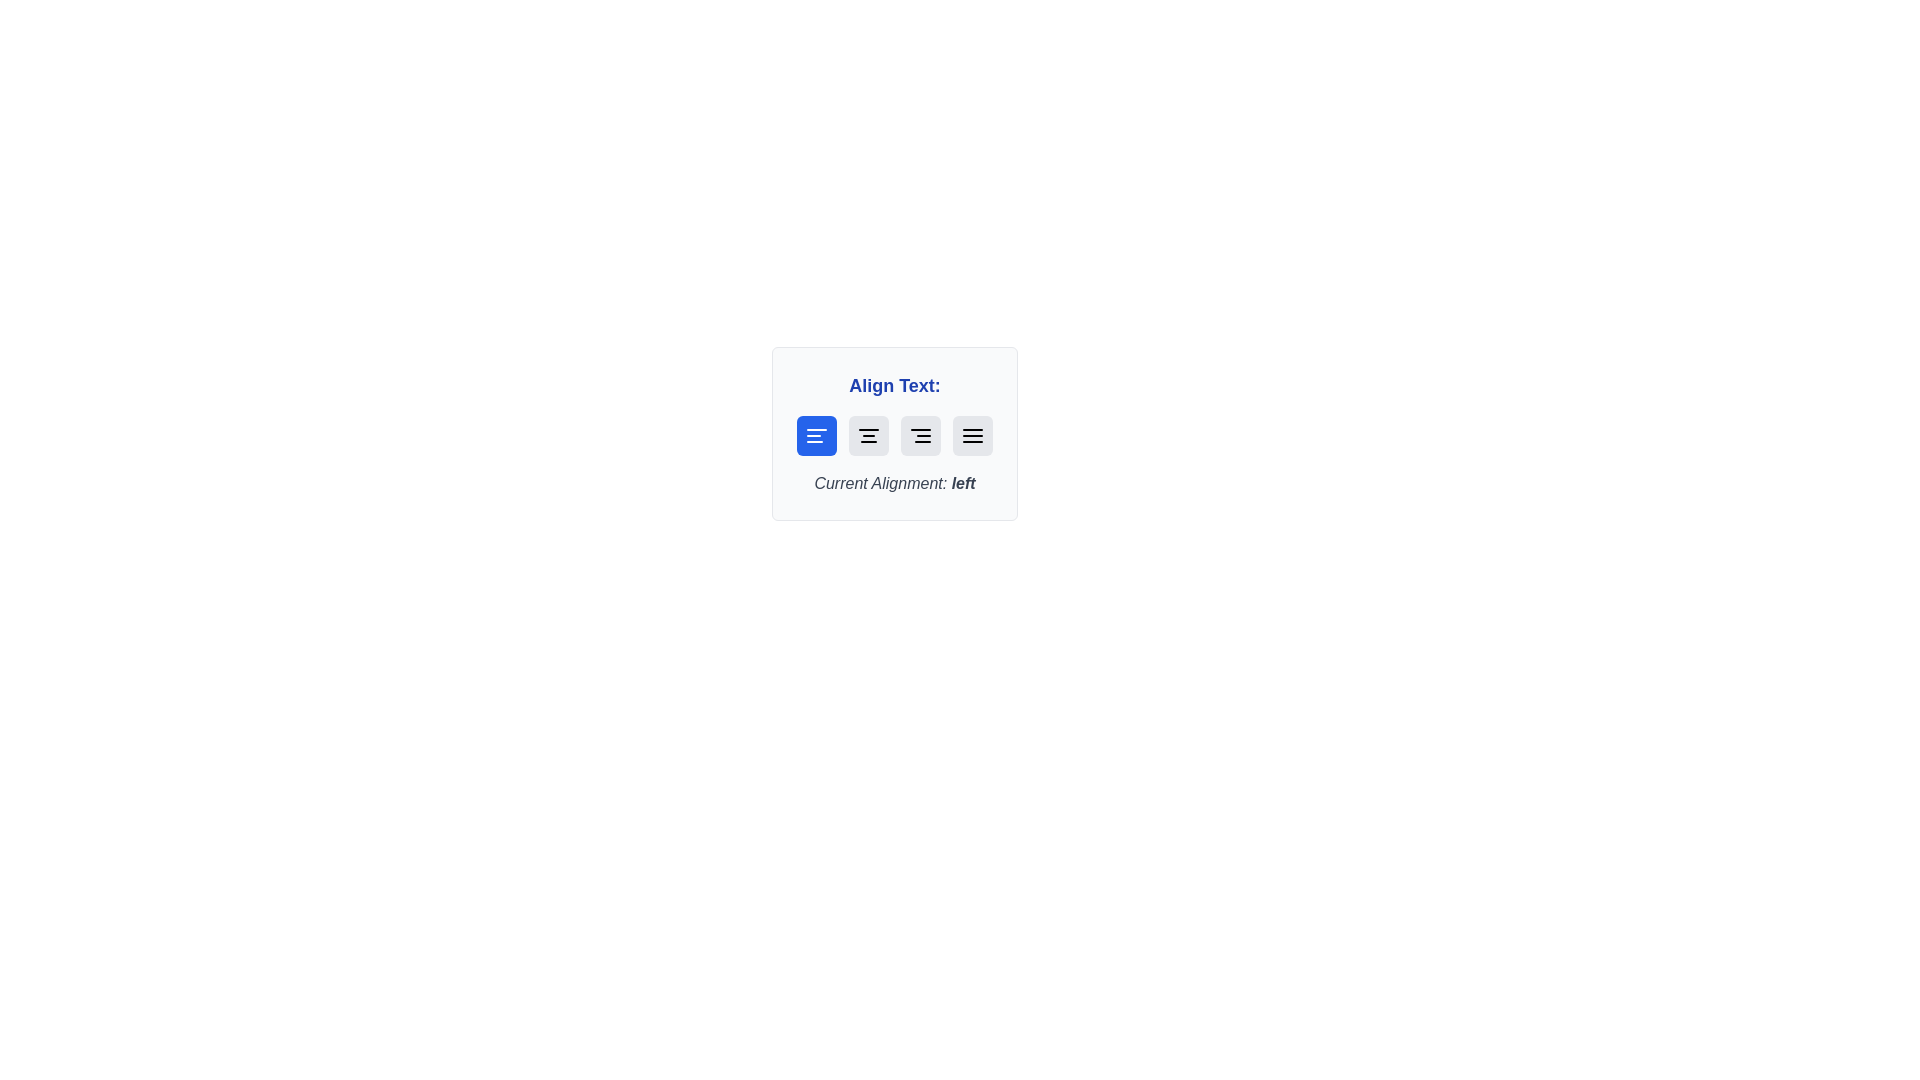 This screenshot has height=1080, width=1920. What do you see at coordinates (973, 434) in the screenshot?
I see `button corresponding to the desired text alignment: justify` at bounding box center [973, 434].